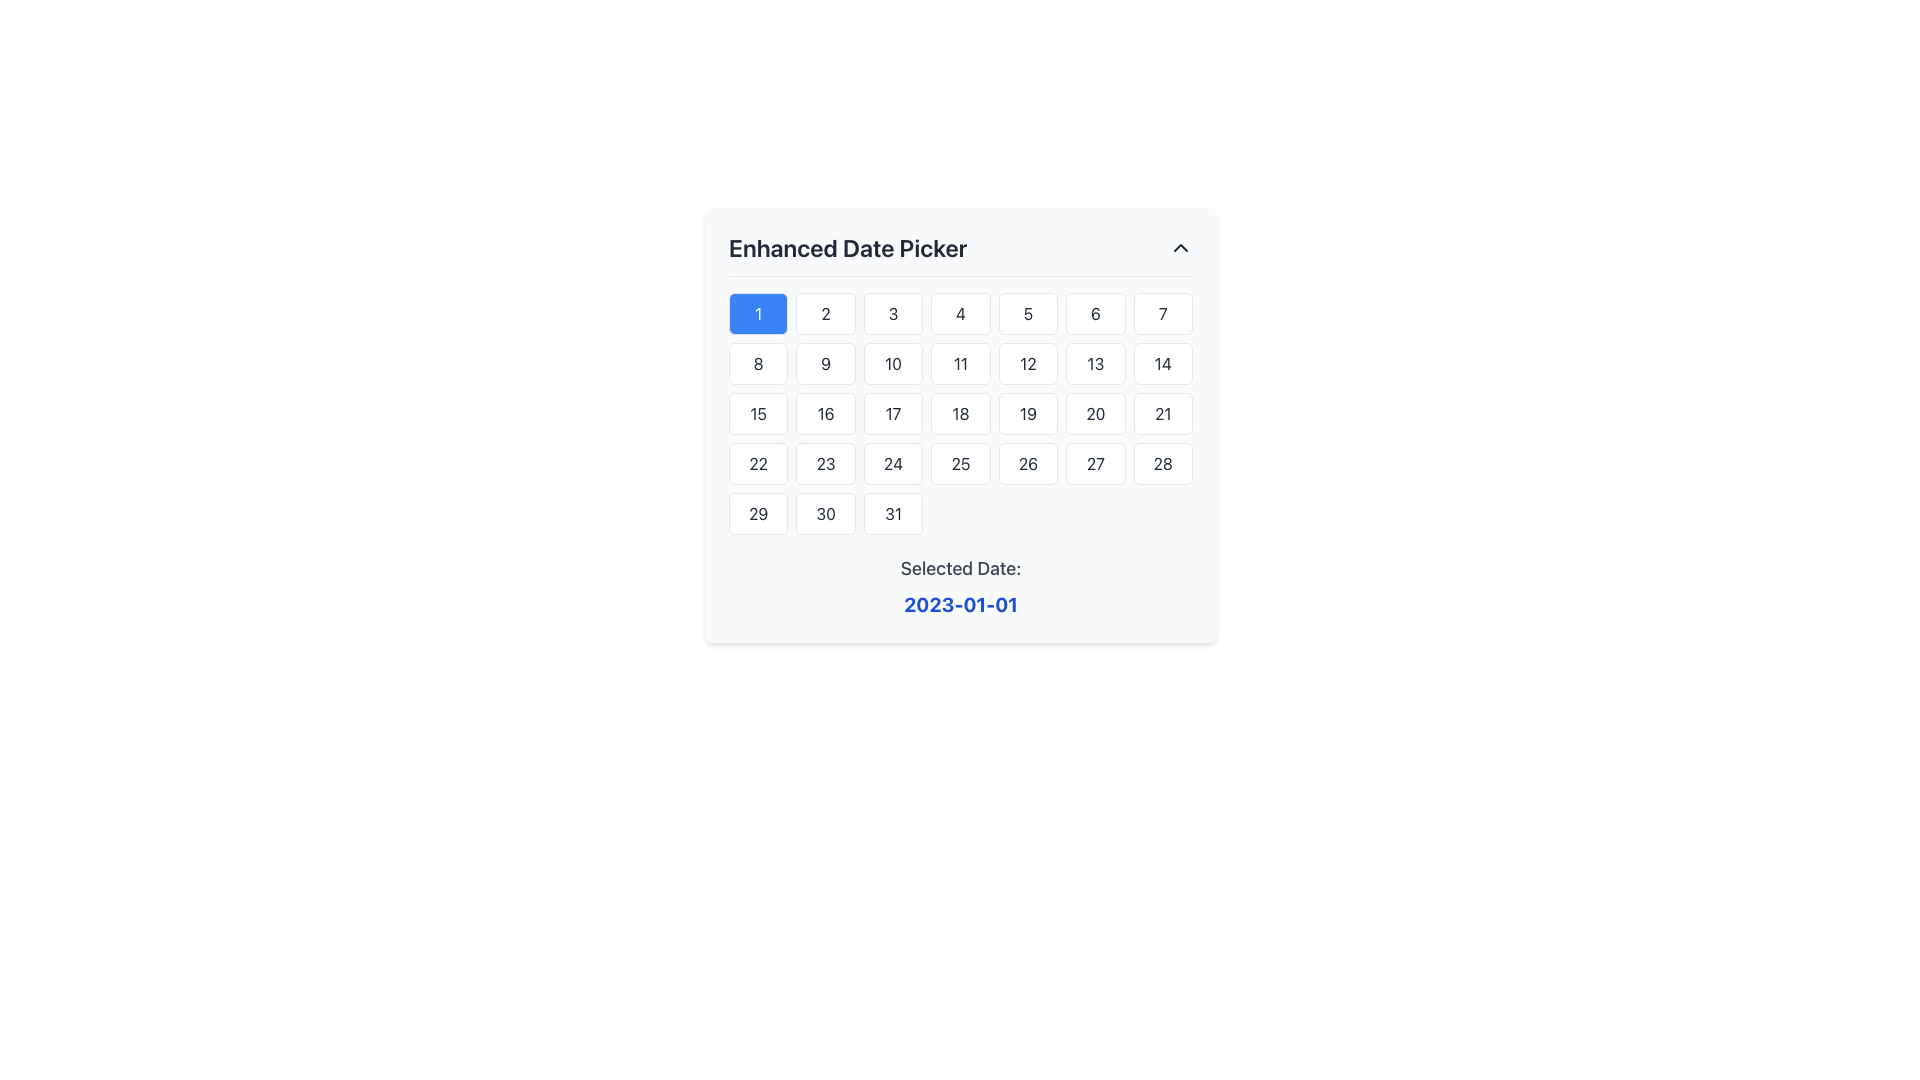 This screenshot has height=1080, width=1920. Describe the element at coordinates (1163, 363) in the screenshot. I see `the button representing the 14th day of the current month in the date picker, located in the second row and seventh column of the grid layout` at that location.